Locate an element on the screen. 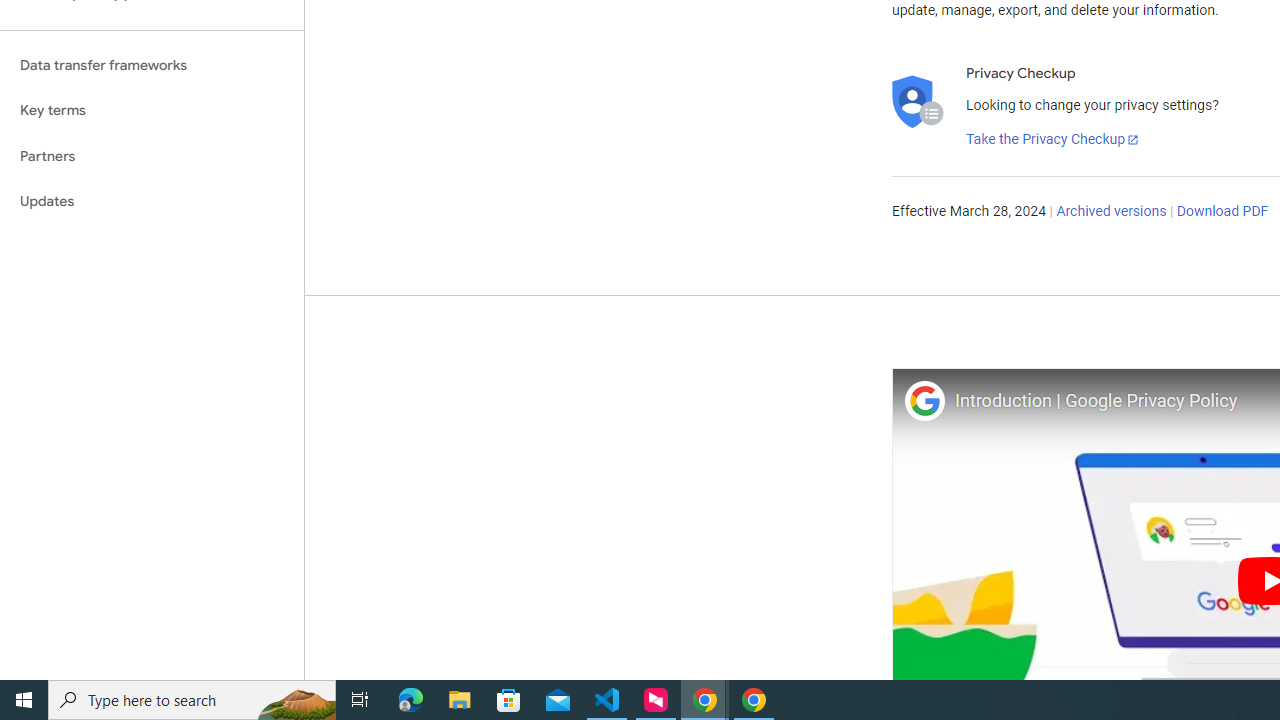 The height and width of the screenshot is (720, 1280). 'Take the Privacy Checkup' is located at coordinates (1052, 139).